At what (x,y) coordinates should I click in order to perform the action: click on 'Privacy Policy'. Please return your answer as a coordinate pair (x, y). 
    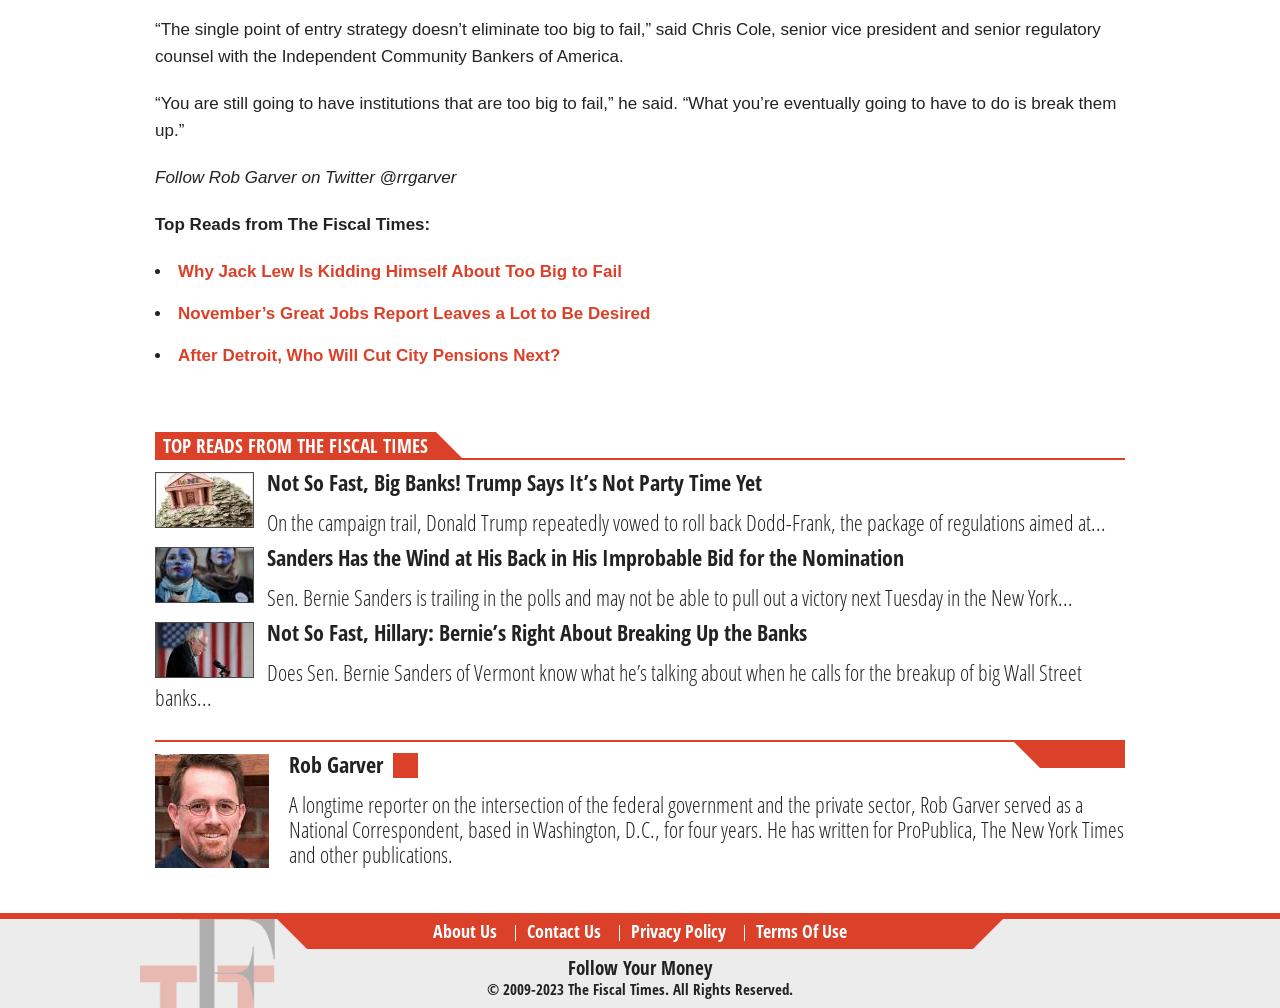
    Looking at the image, I should click on (678, 929).